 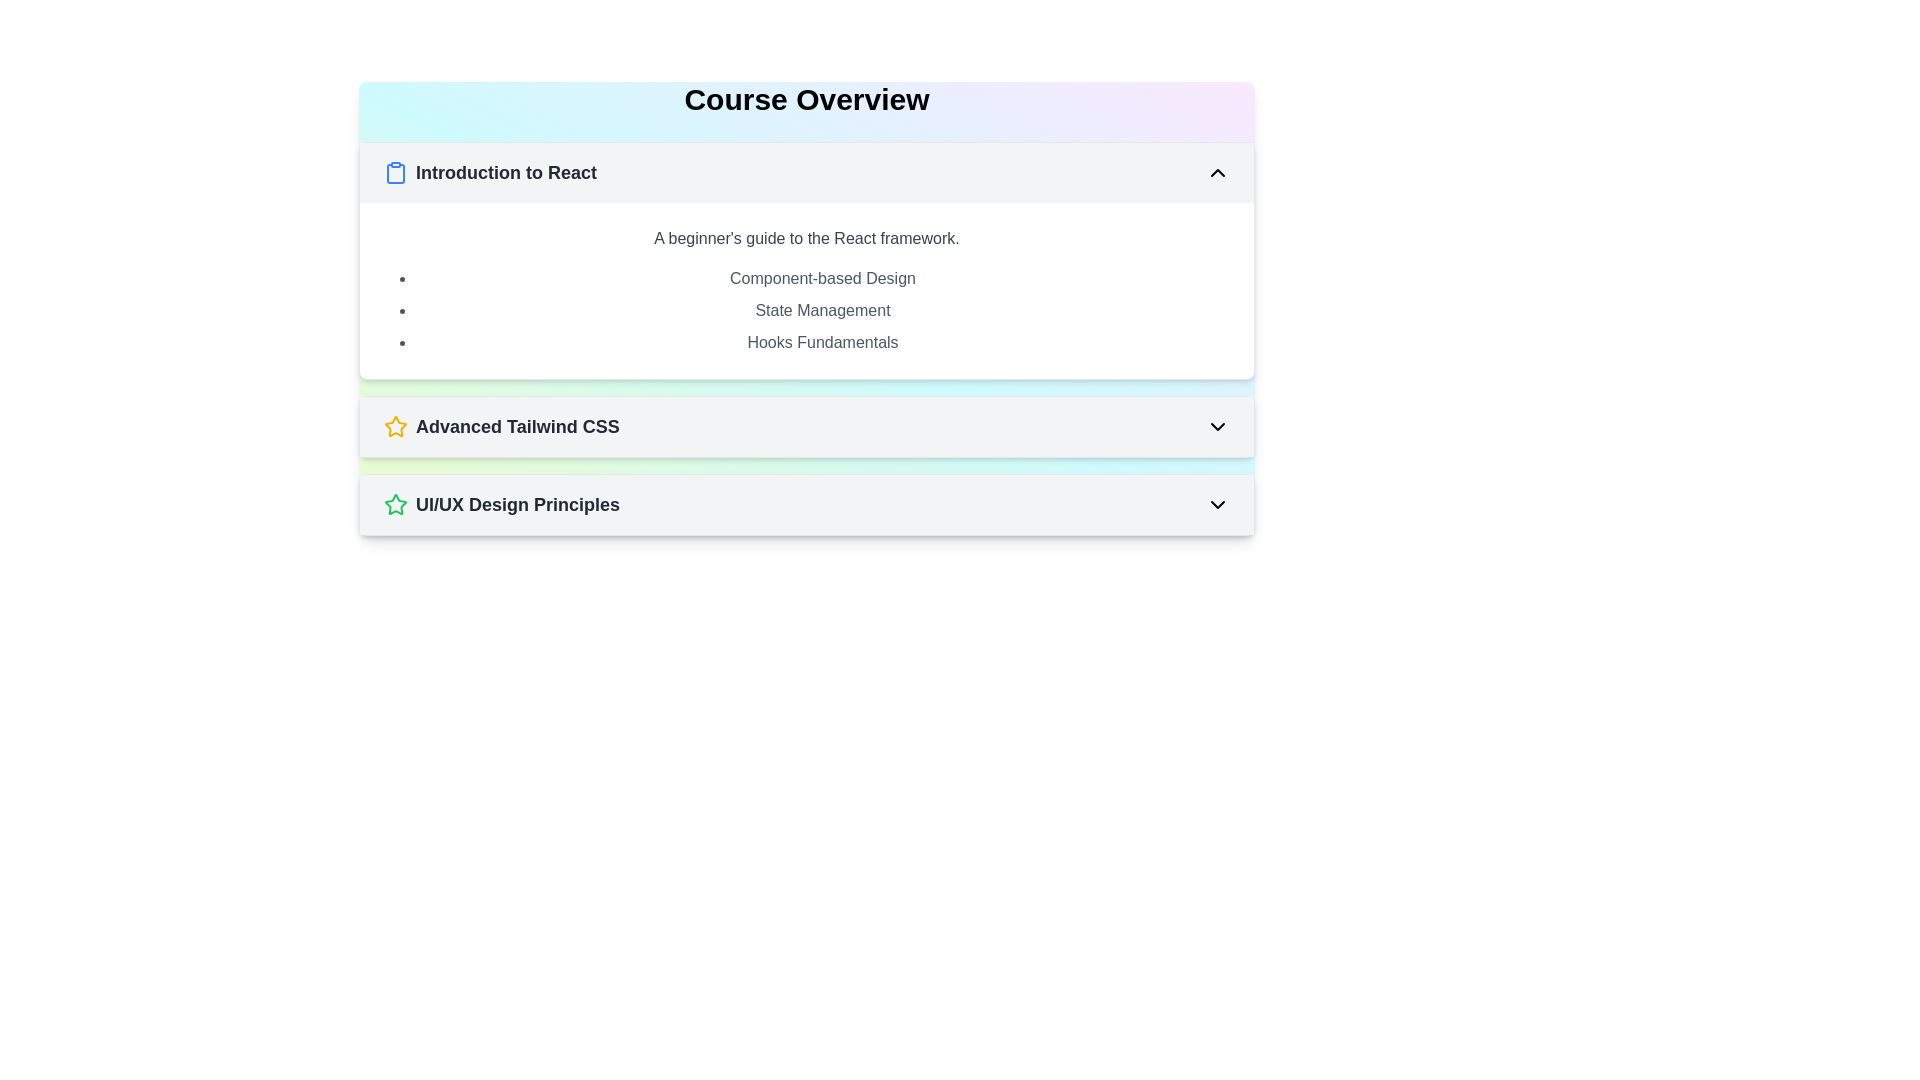 I want to click on the Chevron icon located in the upper-right corner of the 'Introduction to React' section to observe tooltips or visual effects, so click(x=1217, y=172).